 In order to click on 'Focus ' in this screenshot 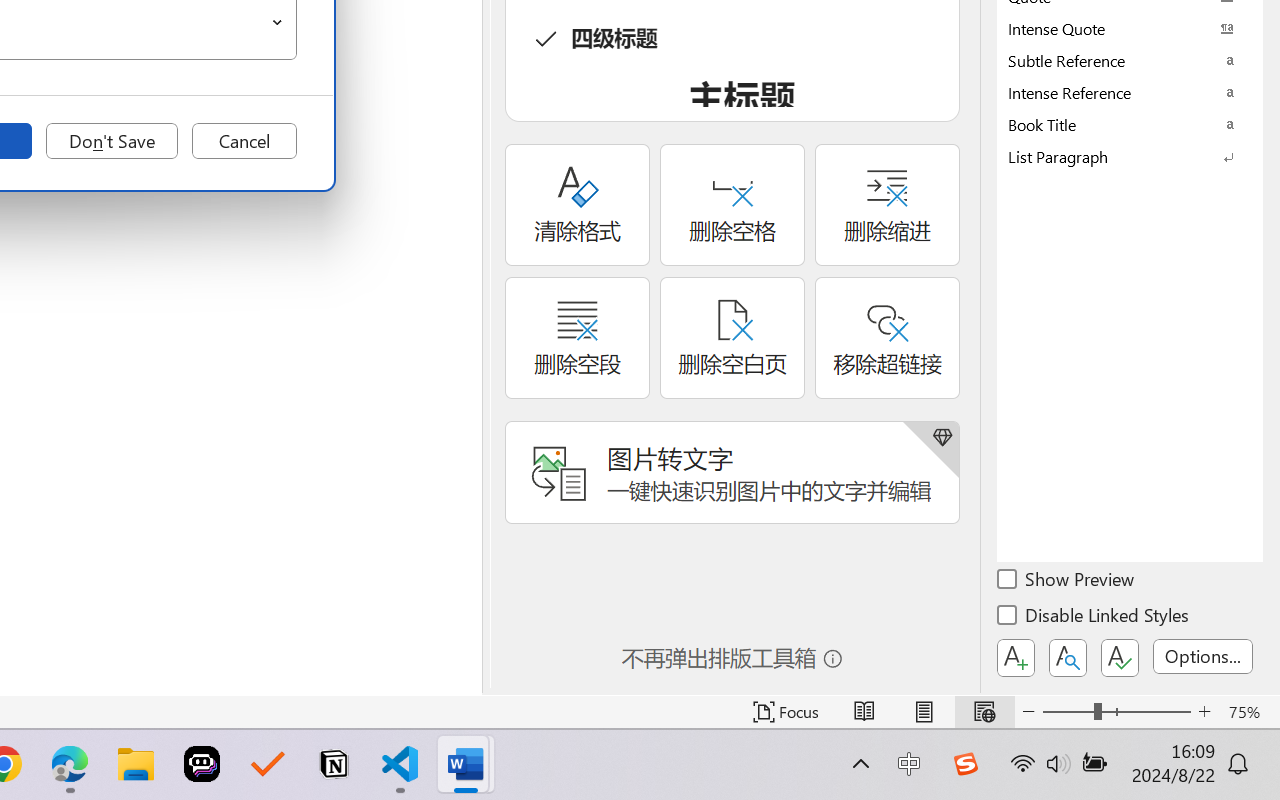, I will do `click(785, 711)`.